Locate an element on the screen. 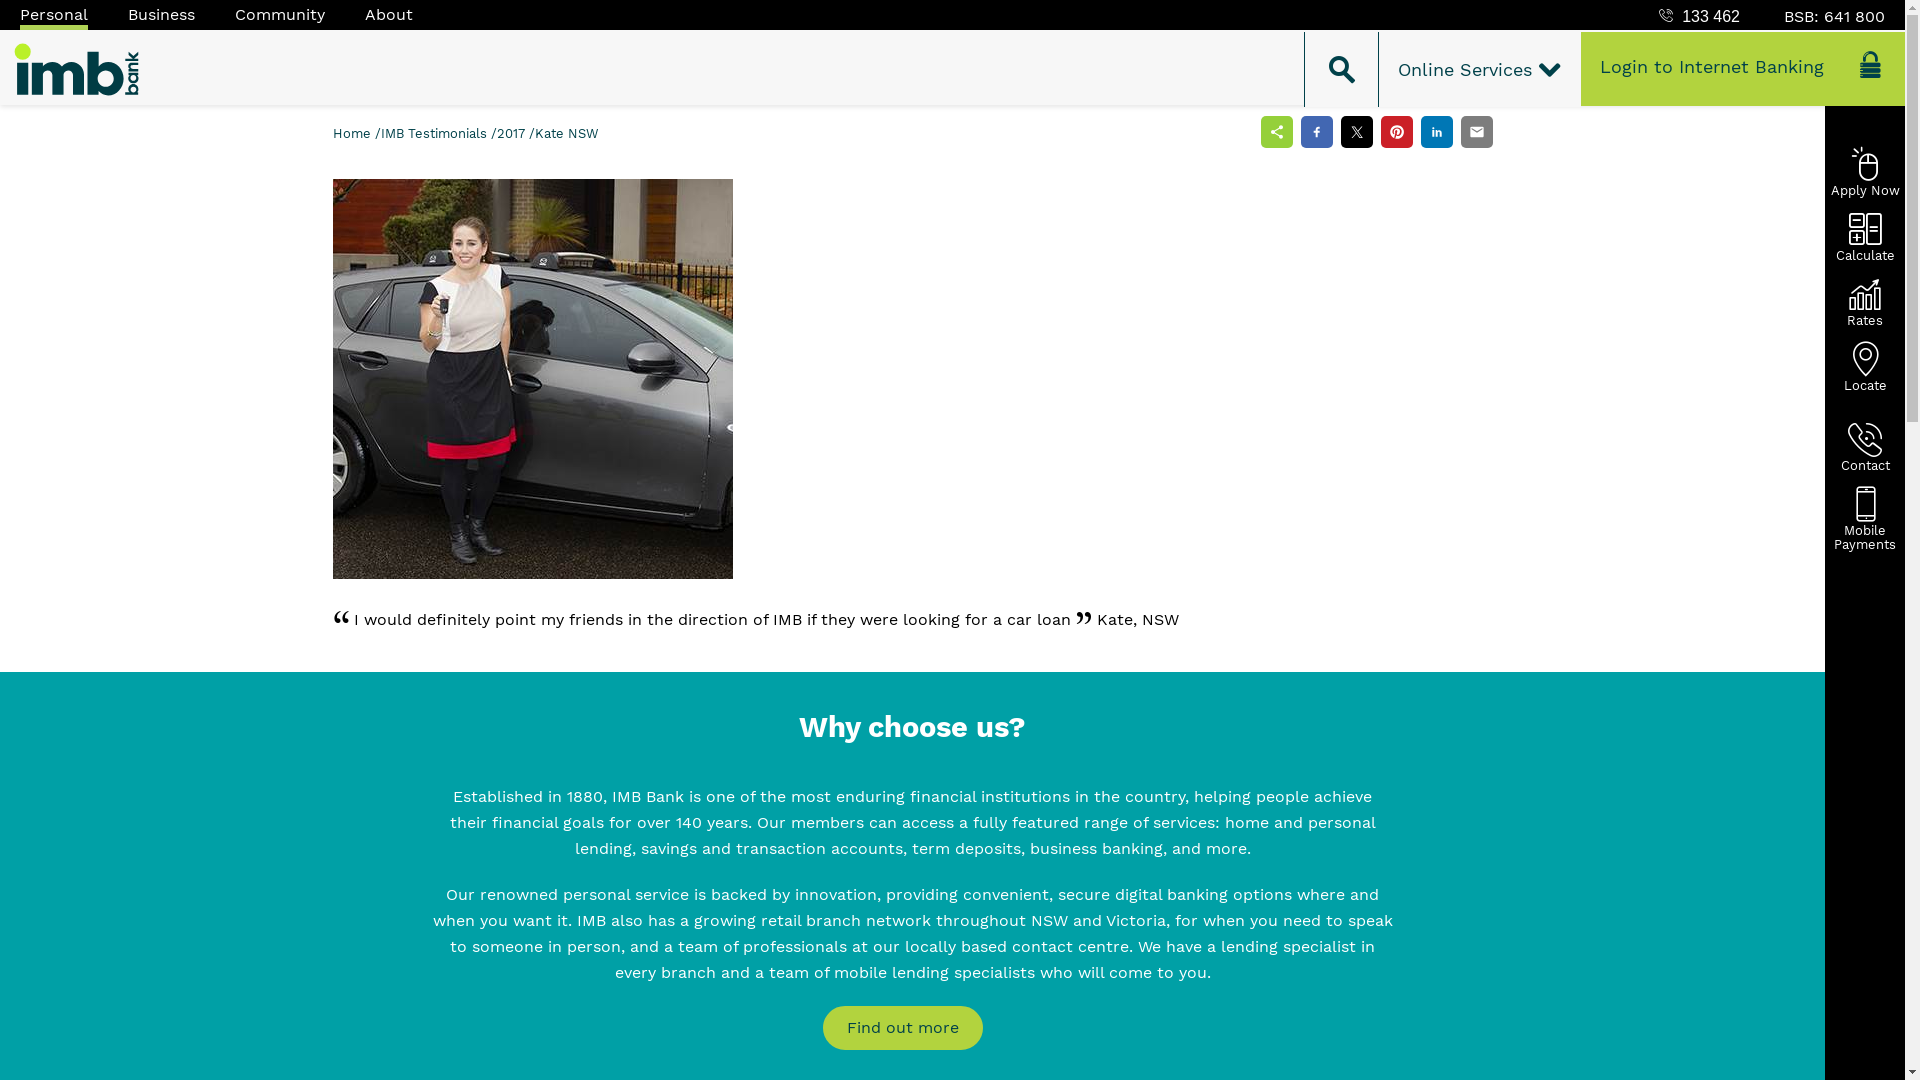  'About' is located at coordinates (388, 14).